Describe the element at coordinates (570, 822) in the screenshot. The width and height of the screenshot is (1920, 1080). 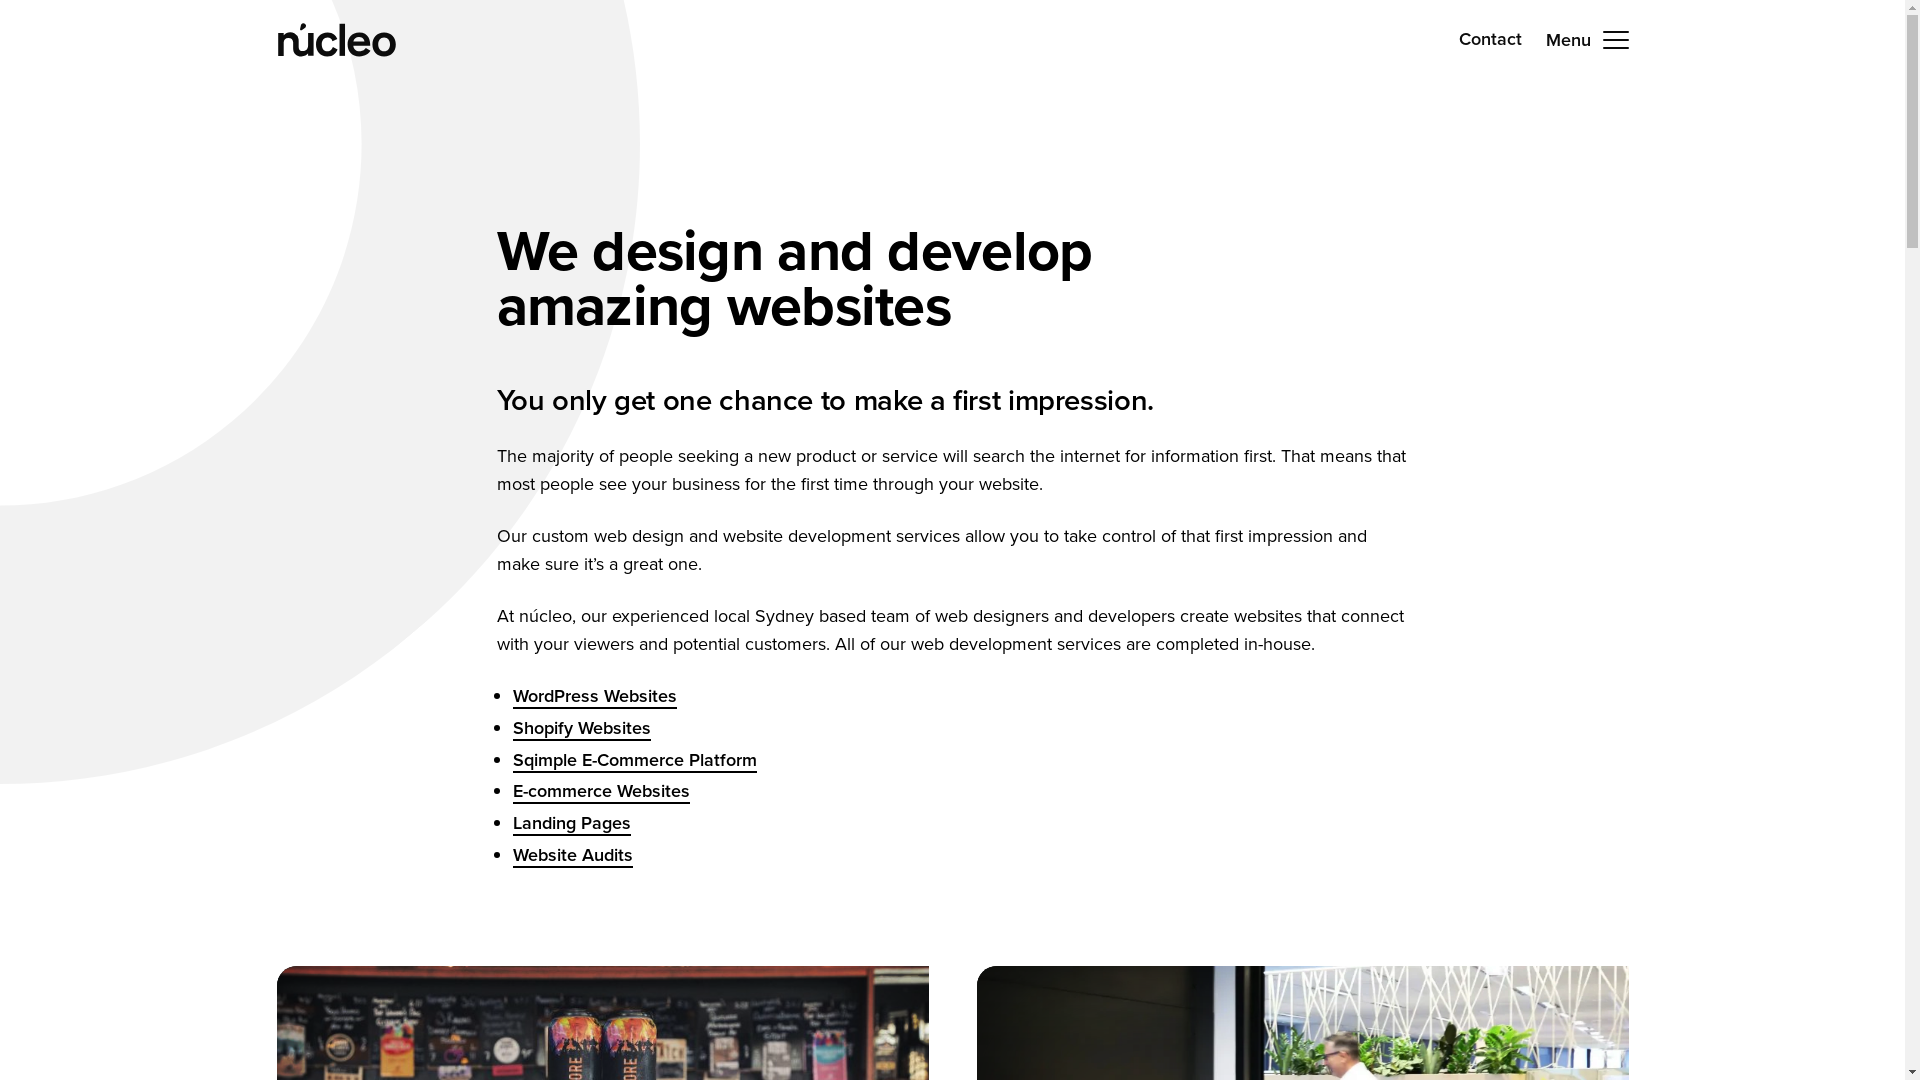
I see `'Landing Pages'` at that location.